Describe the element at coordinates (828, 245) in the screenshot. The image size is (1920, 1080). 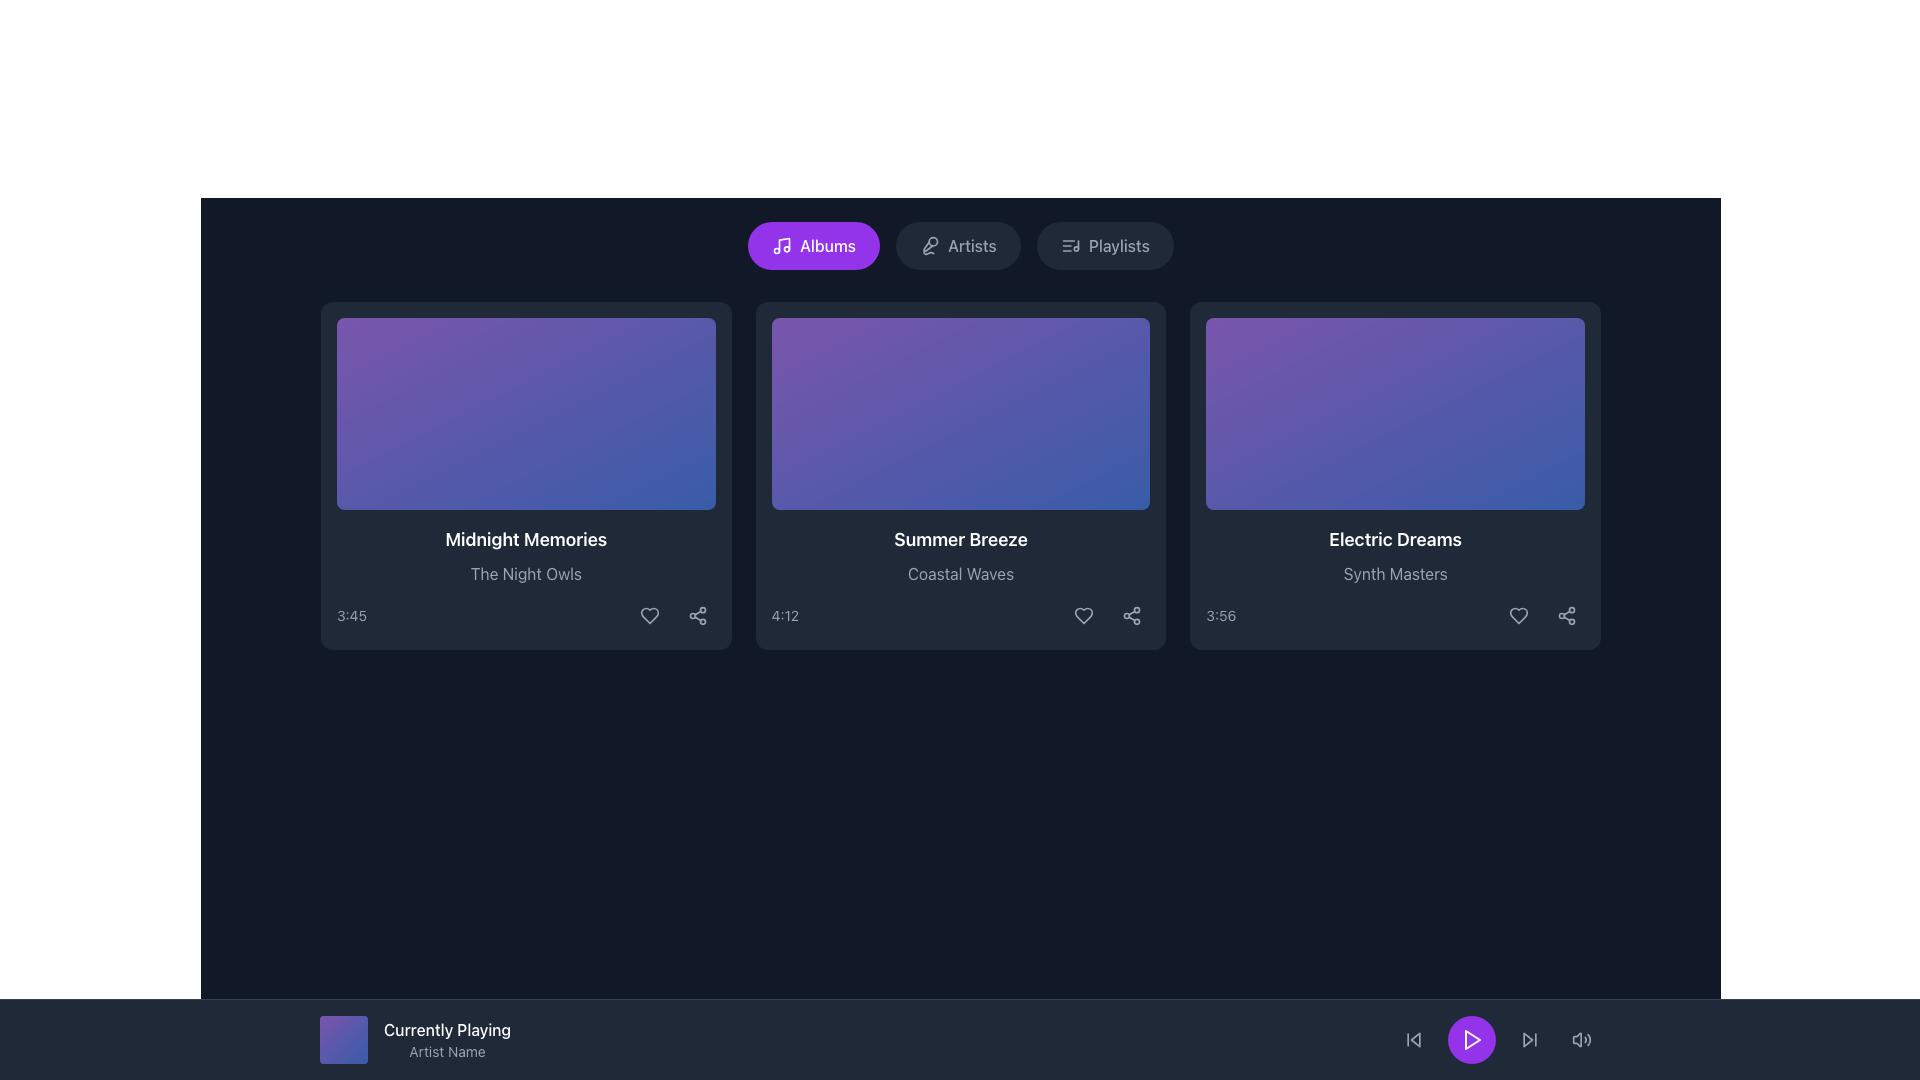
I see `the 'Albums' text label, which is displayed in white on a purple rounded rectangular button` at that location.